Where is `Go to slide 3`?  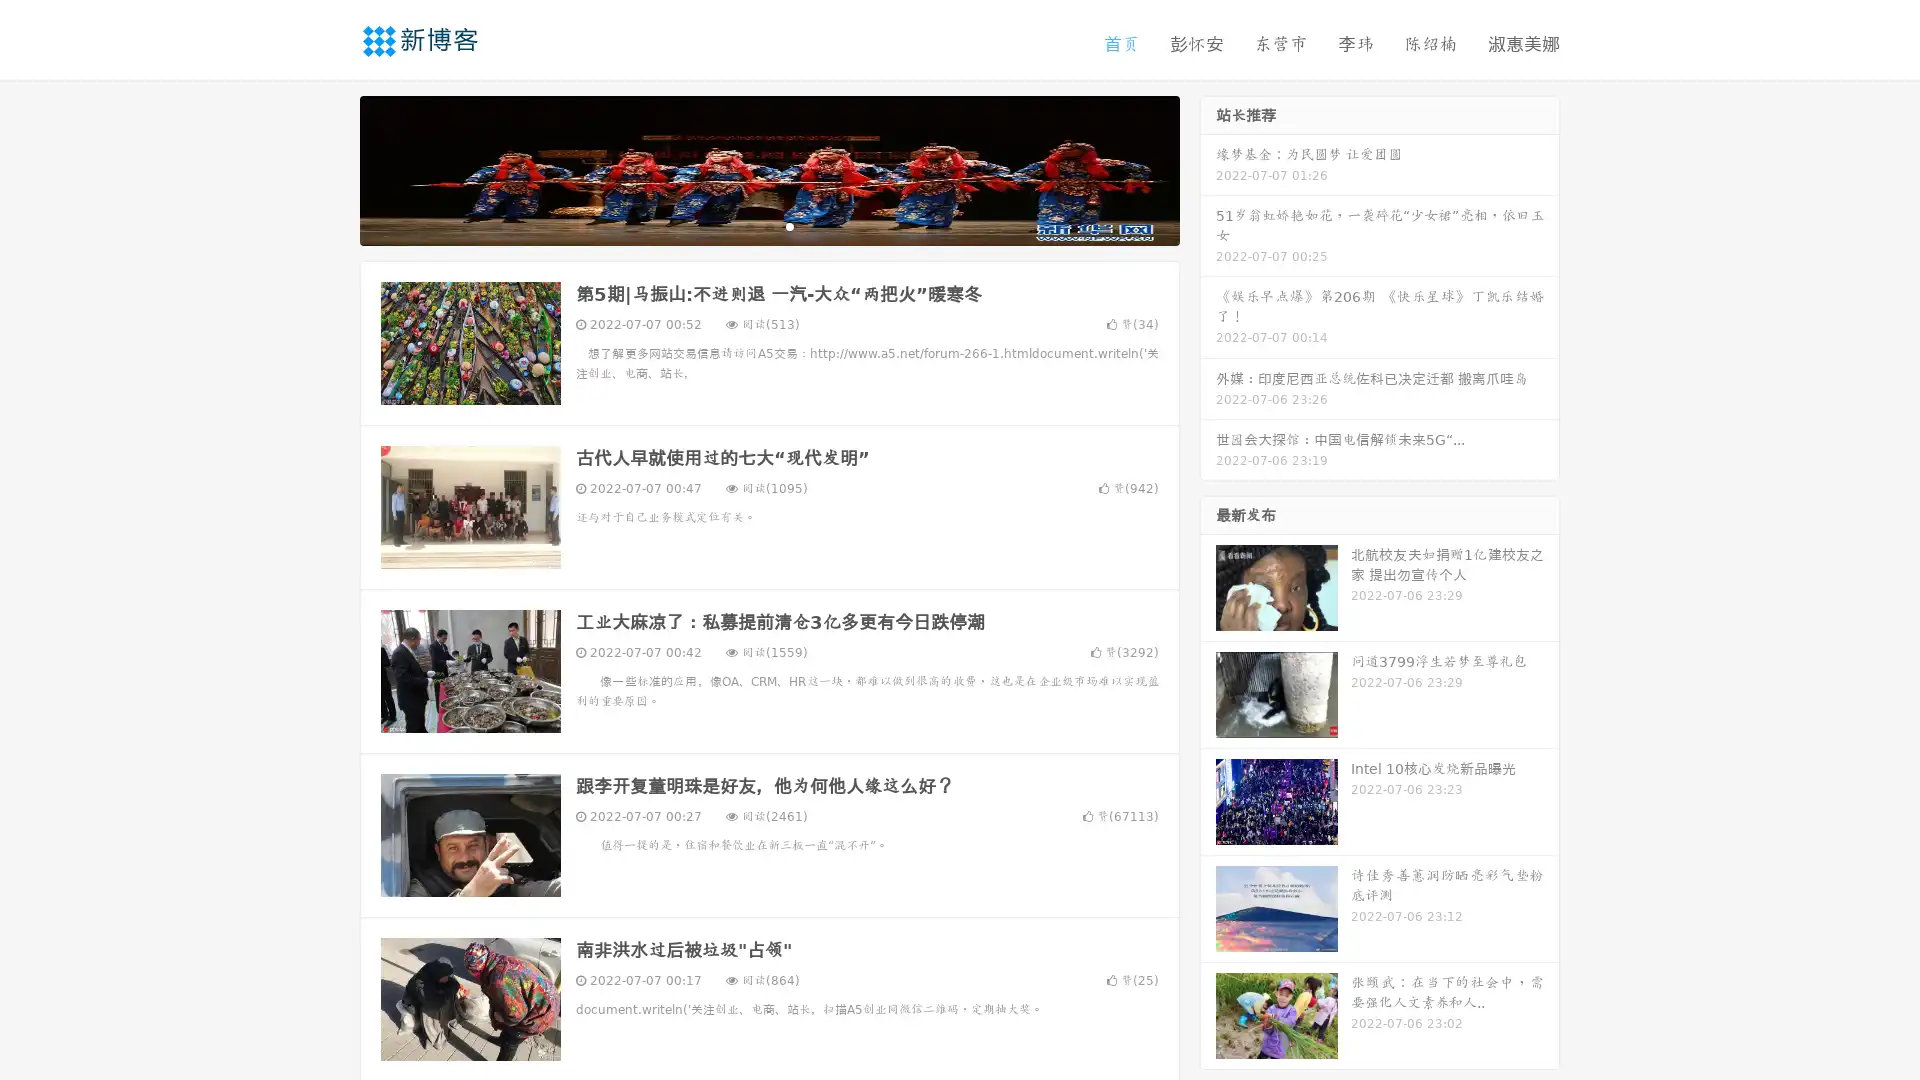 Go to slide 3 is located at coordinates (789, 225).